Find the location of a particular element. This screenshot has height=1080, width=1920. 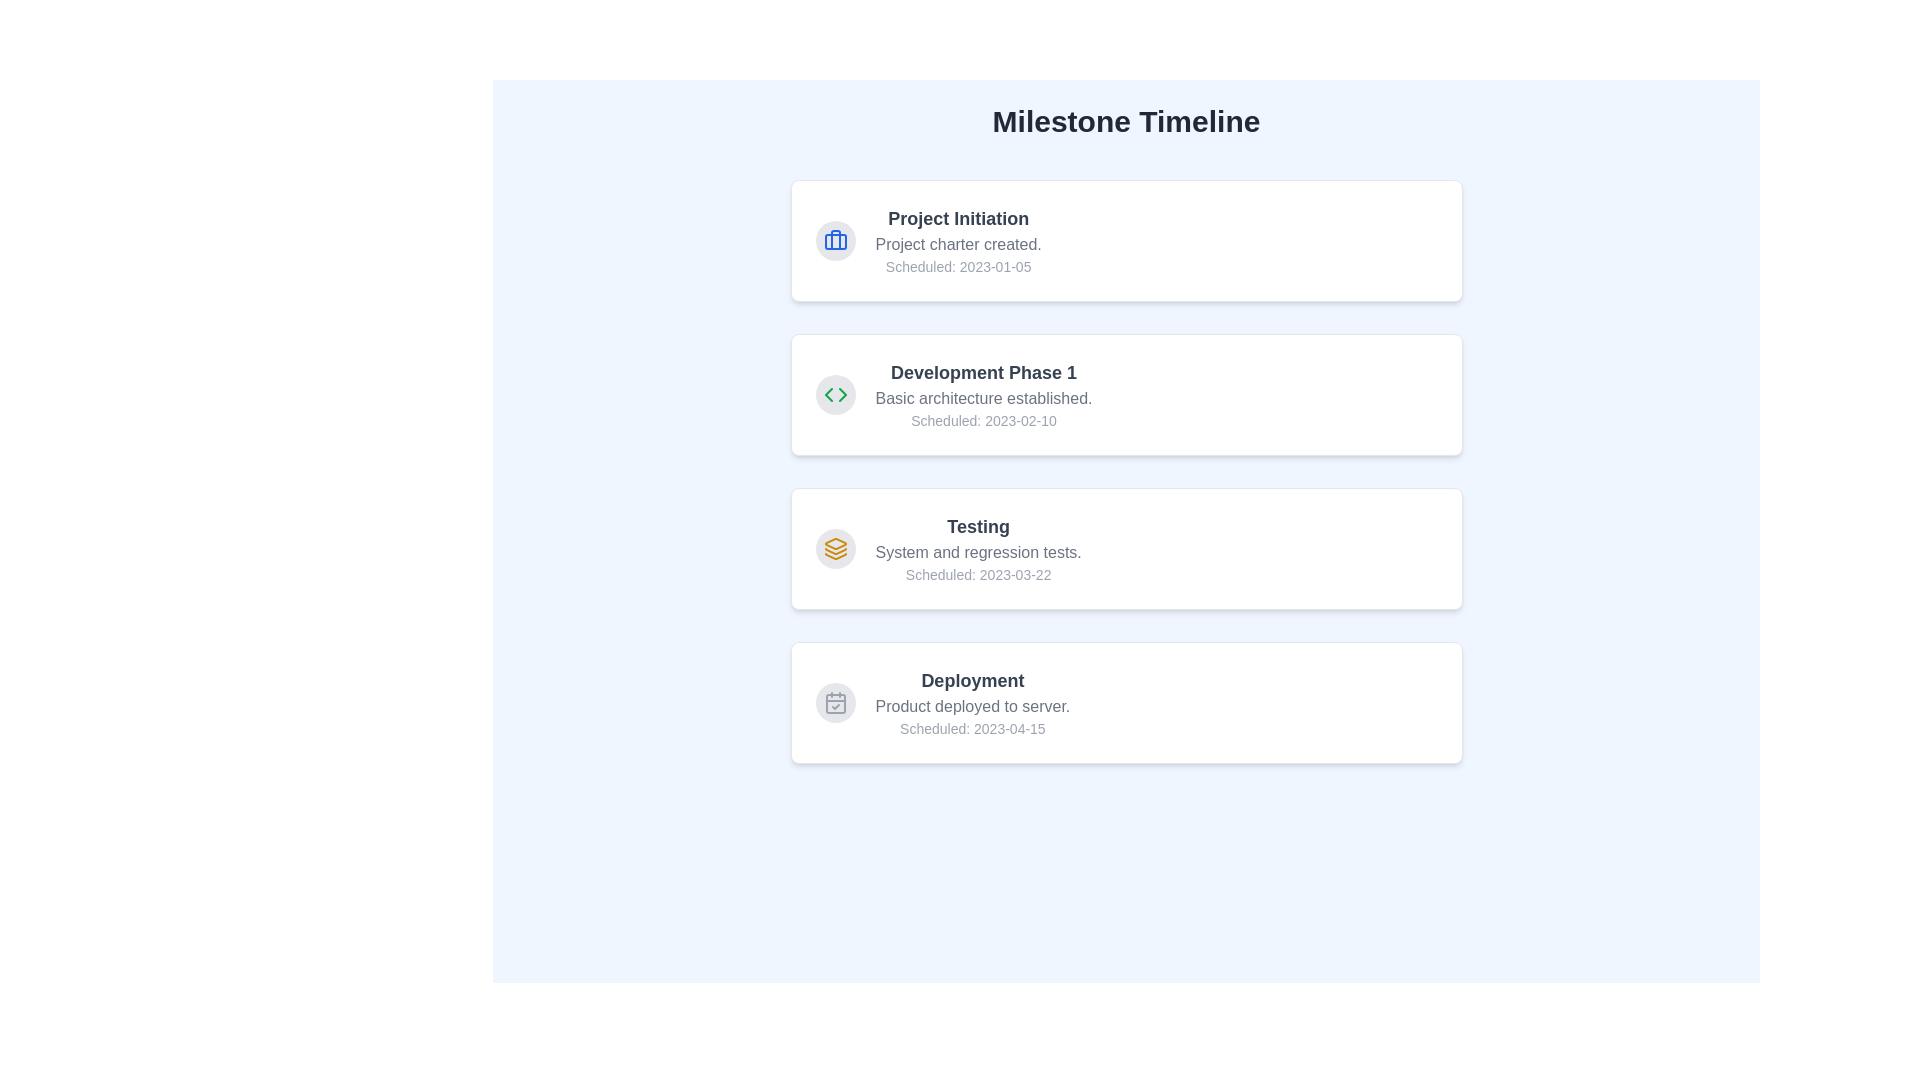

the SVG Rectangle that represents the 'Project Initiation' milestone icon, located in the uppermost milestone box of the timeline is located at coordinates (835, 241).